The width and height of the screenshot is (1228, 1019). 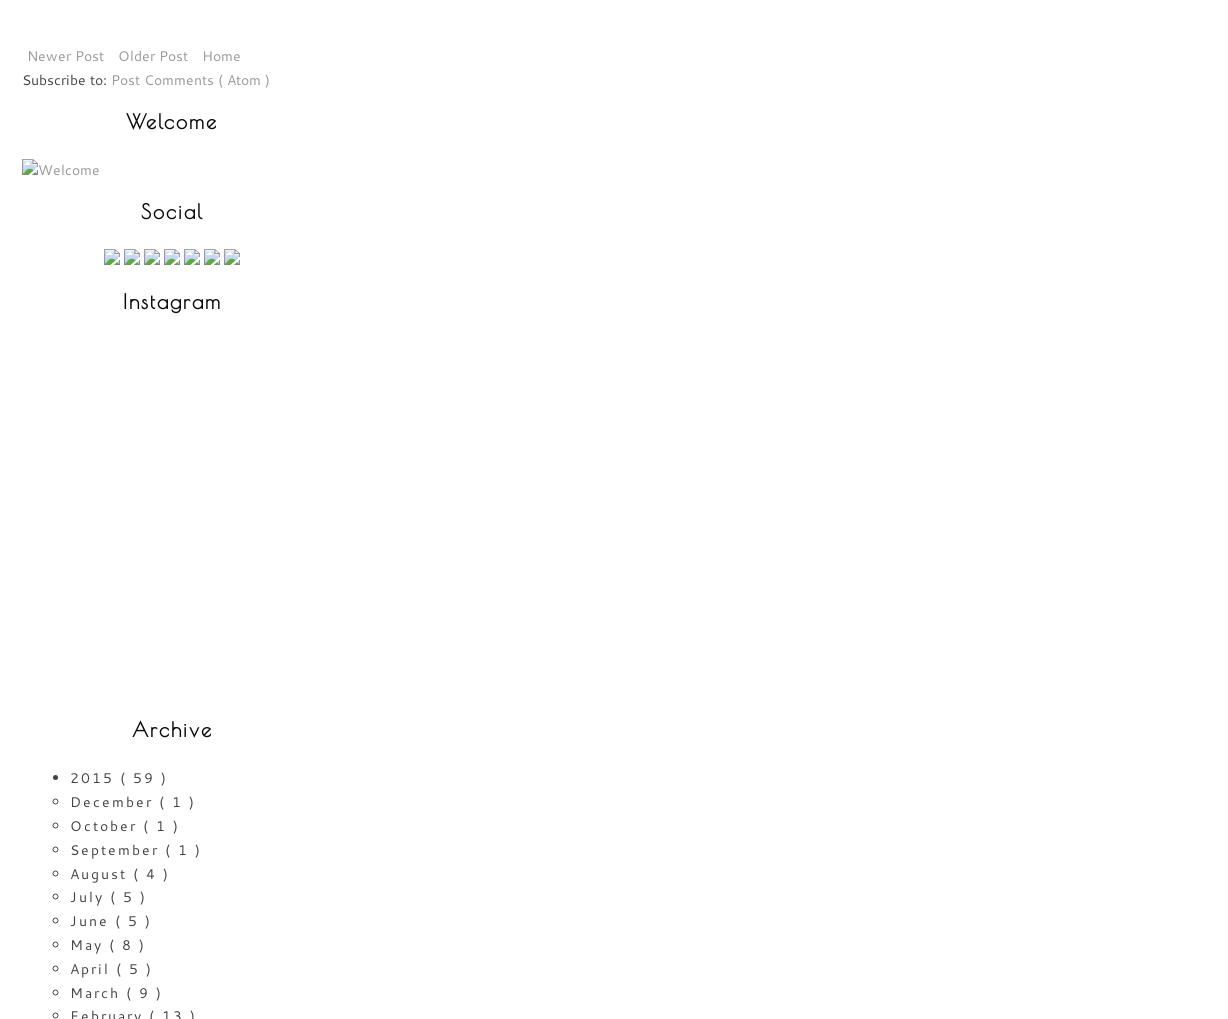 What do you see at coordinates (139, 209) in the screenshot?
I see `'Social'` at bounding box center [139, 209].